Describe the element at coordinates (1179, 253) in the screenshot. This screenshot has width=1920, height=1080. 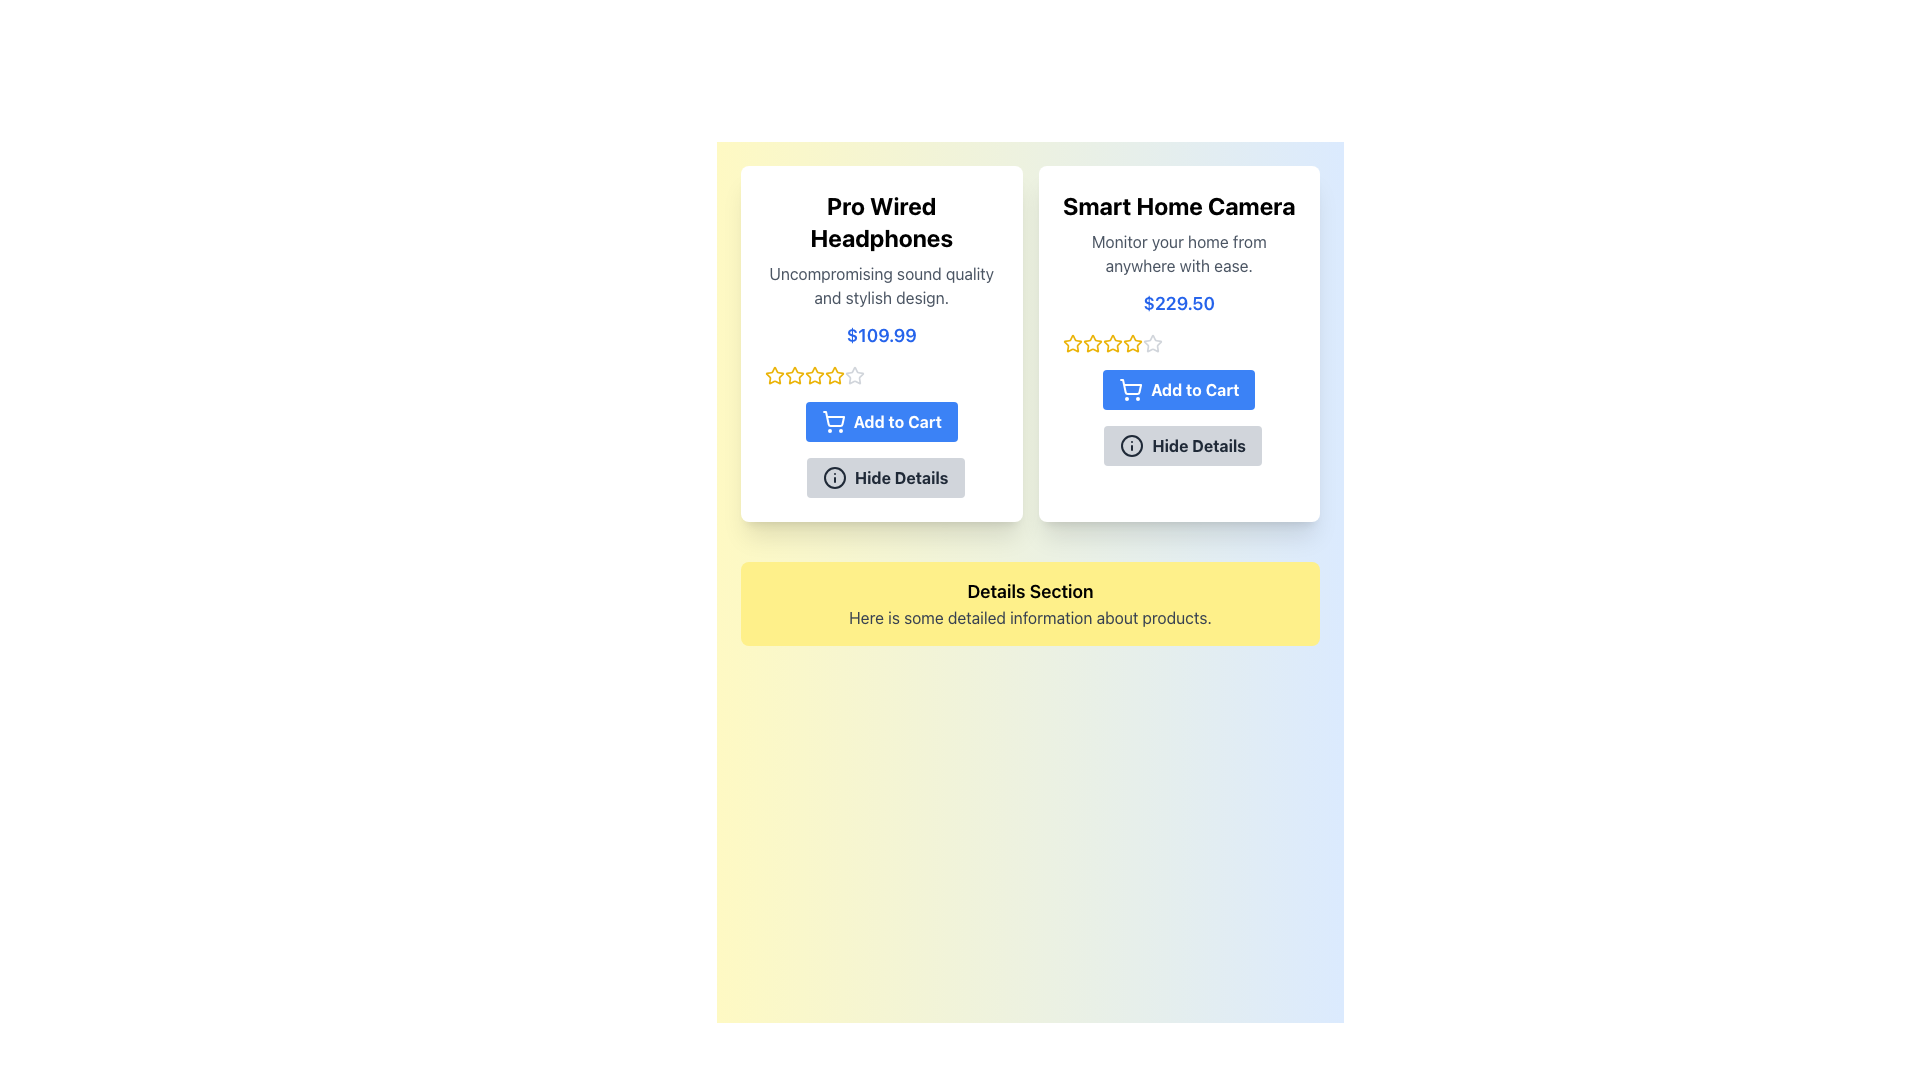
I see `the text block that says 'Monitor your home from anywhere with ease.' which is centrally located below the title 'Smart Home Camera' within a white card` at that location.